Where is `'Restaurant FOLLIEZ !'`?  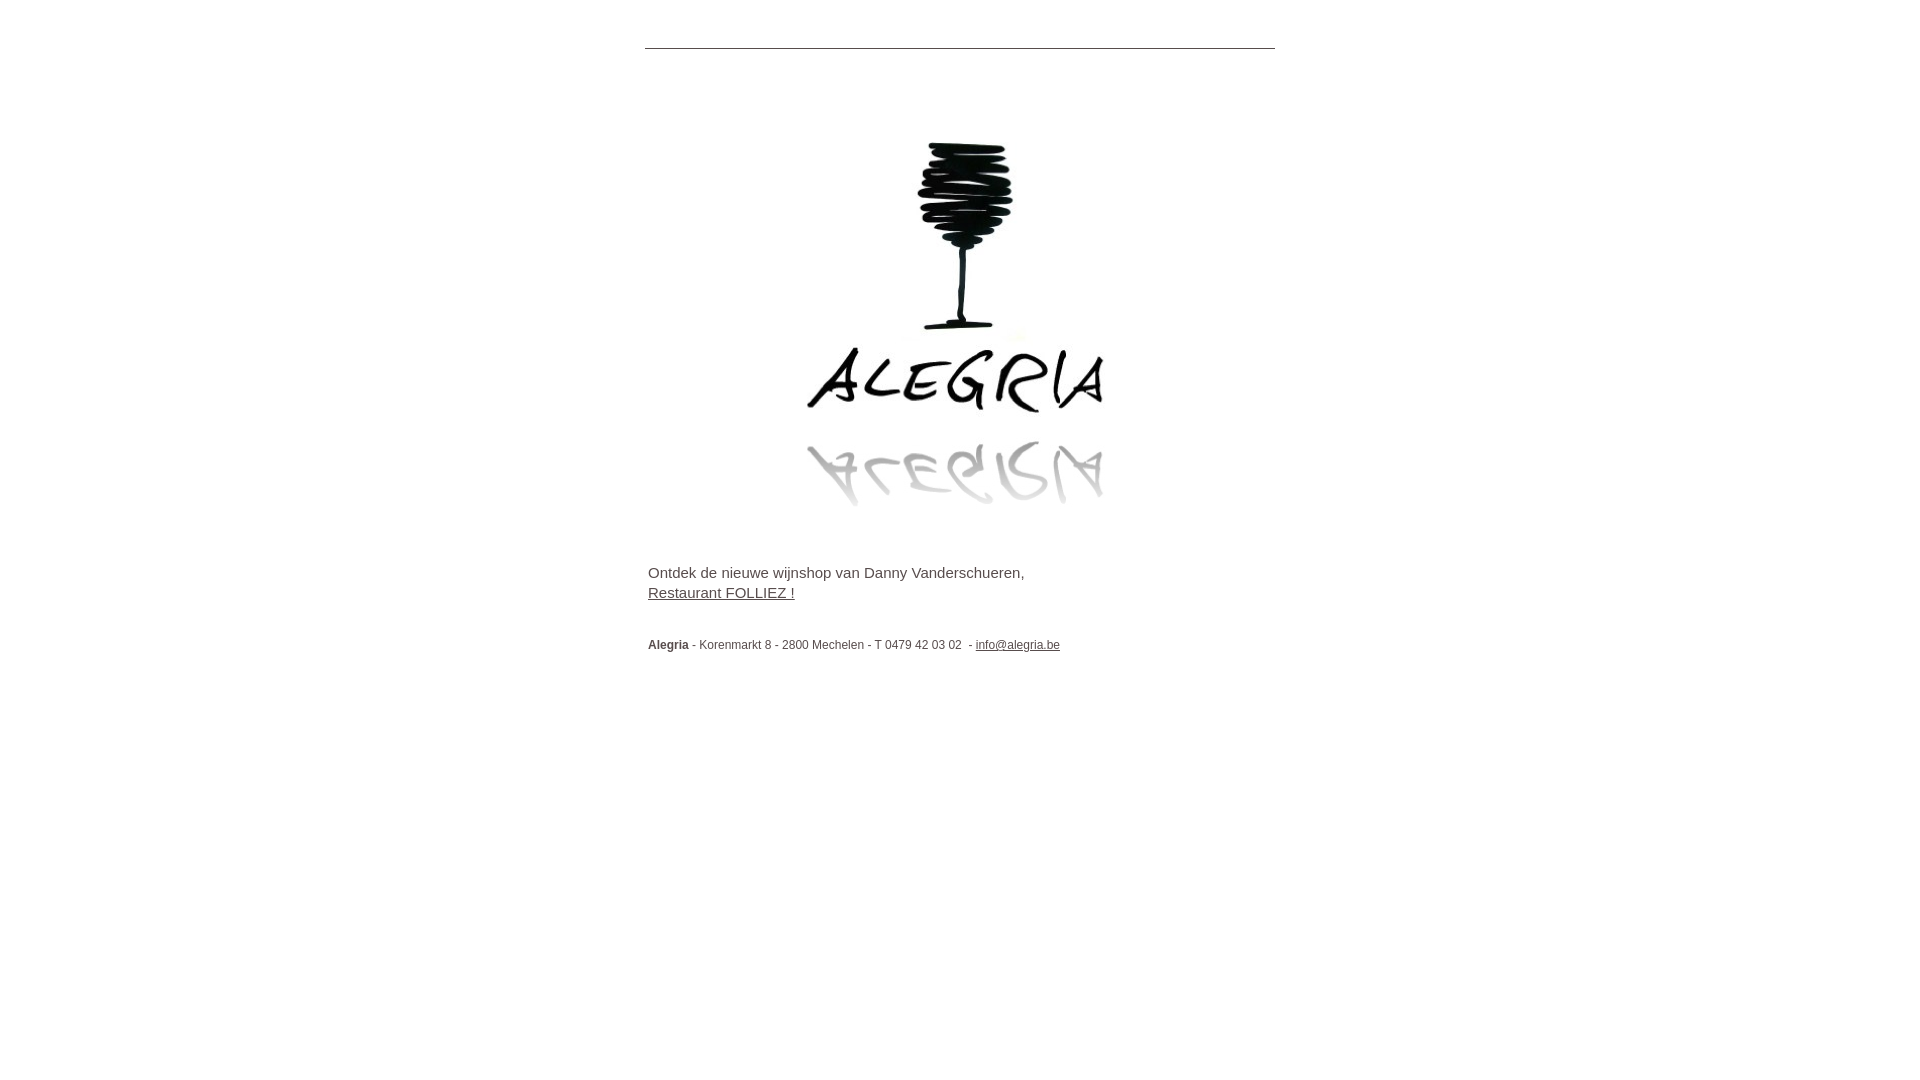 'Restaurant FOLLIEZ !' is located at coordinates (720, 591).